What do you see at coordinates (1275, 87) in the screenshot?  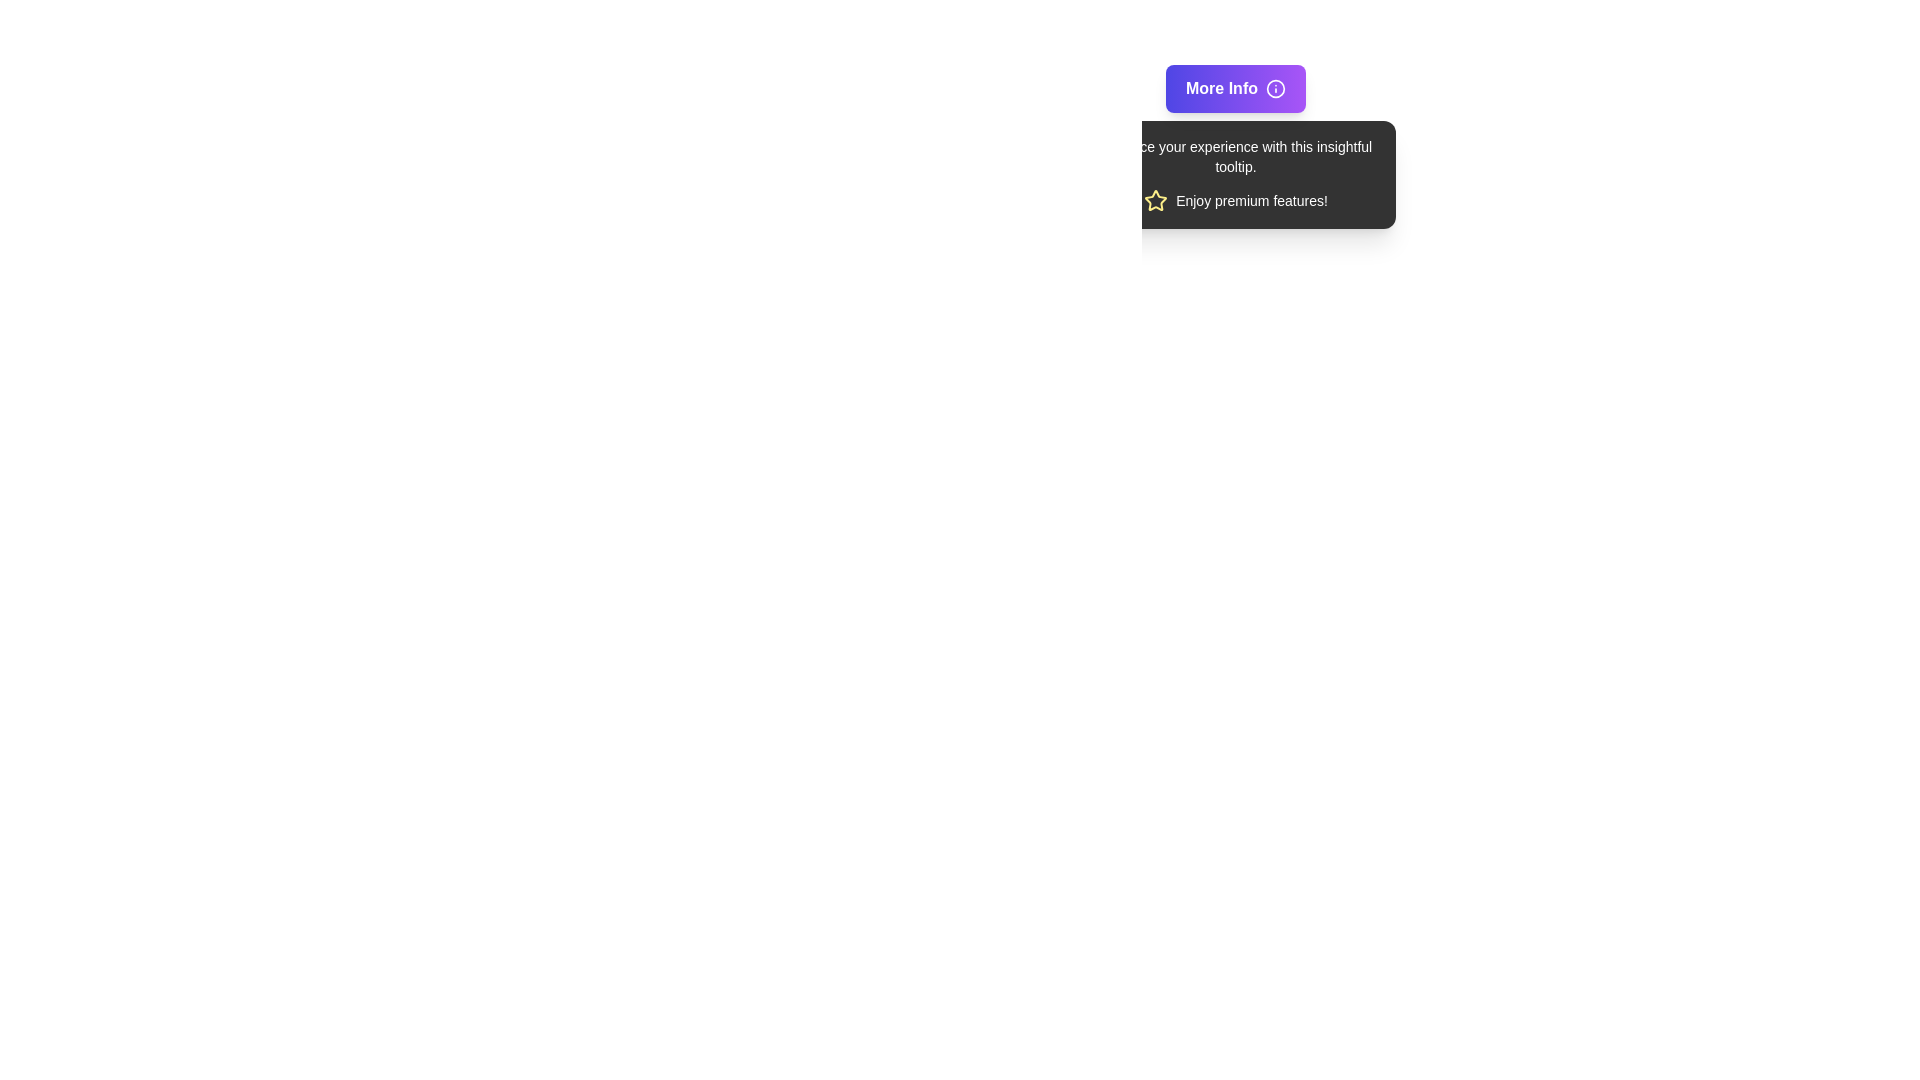 I see `the information icon located at the right-hand side of the 'More Info' button` at bounding box center [1275, 87].